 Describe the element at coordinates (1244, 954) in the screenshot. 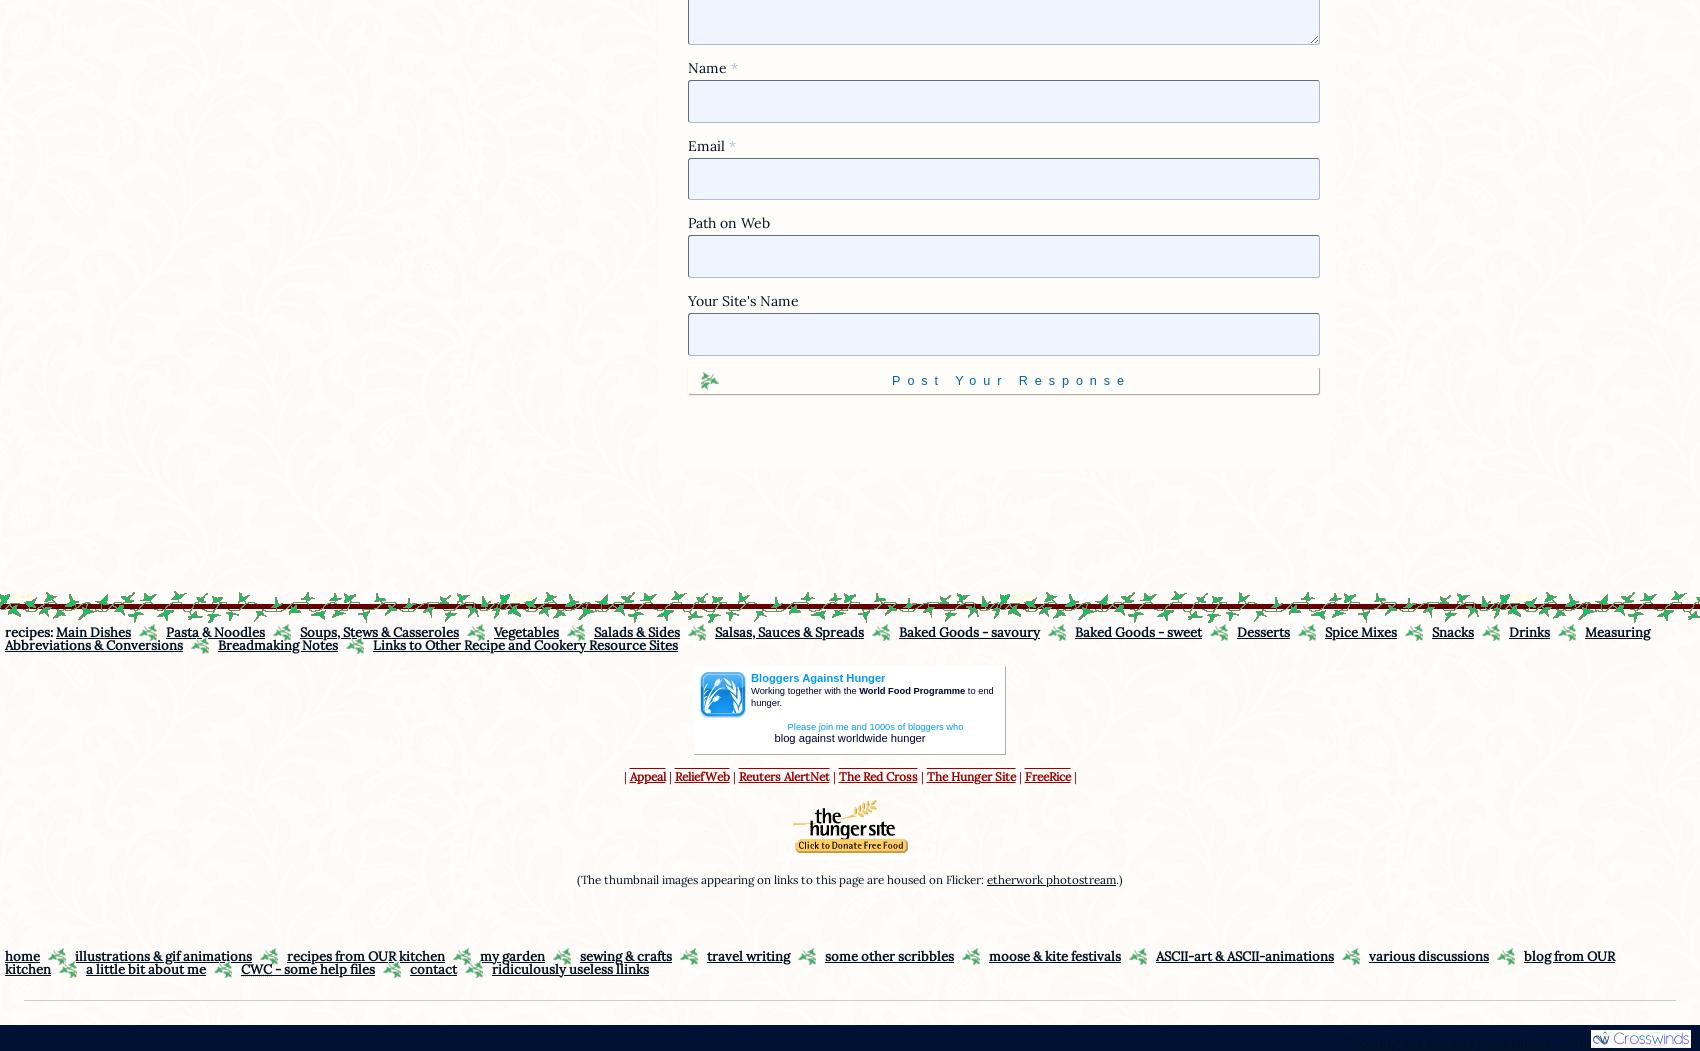

I see `'ASCII-art & ASCII-animations'` at that location.